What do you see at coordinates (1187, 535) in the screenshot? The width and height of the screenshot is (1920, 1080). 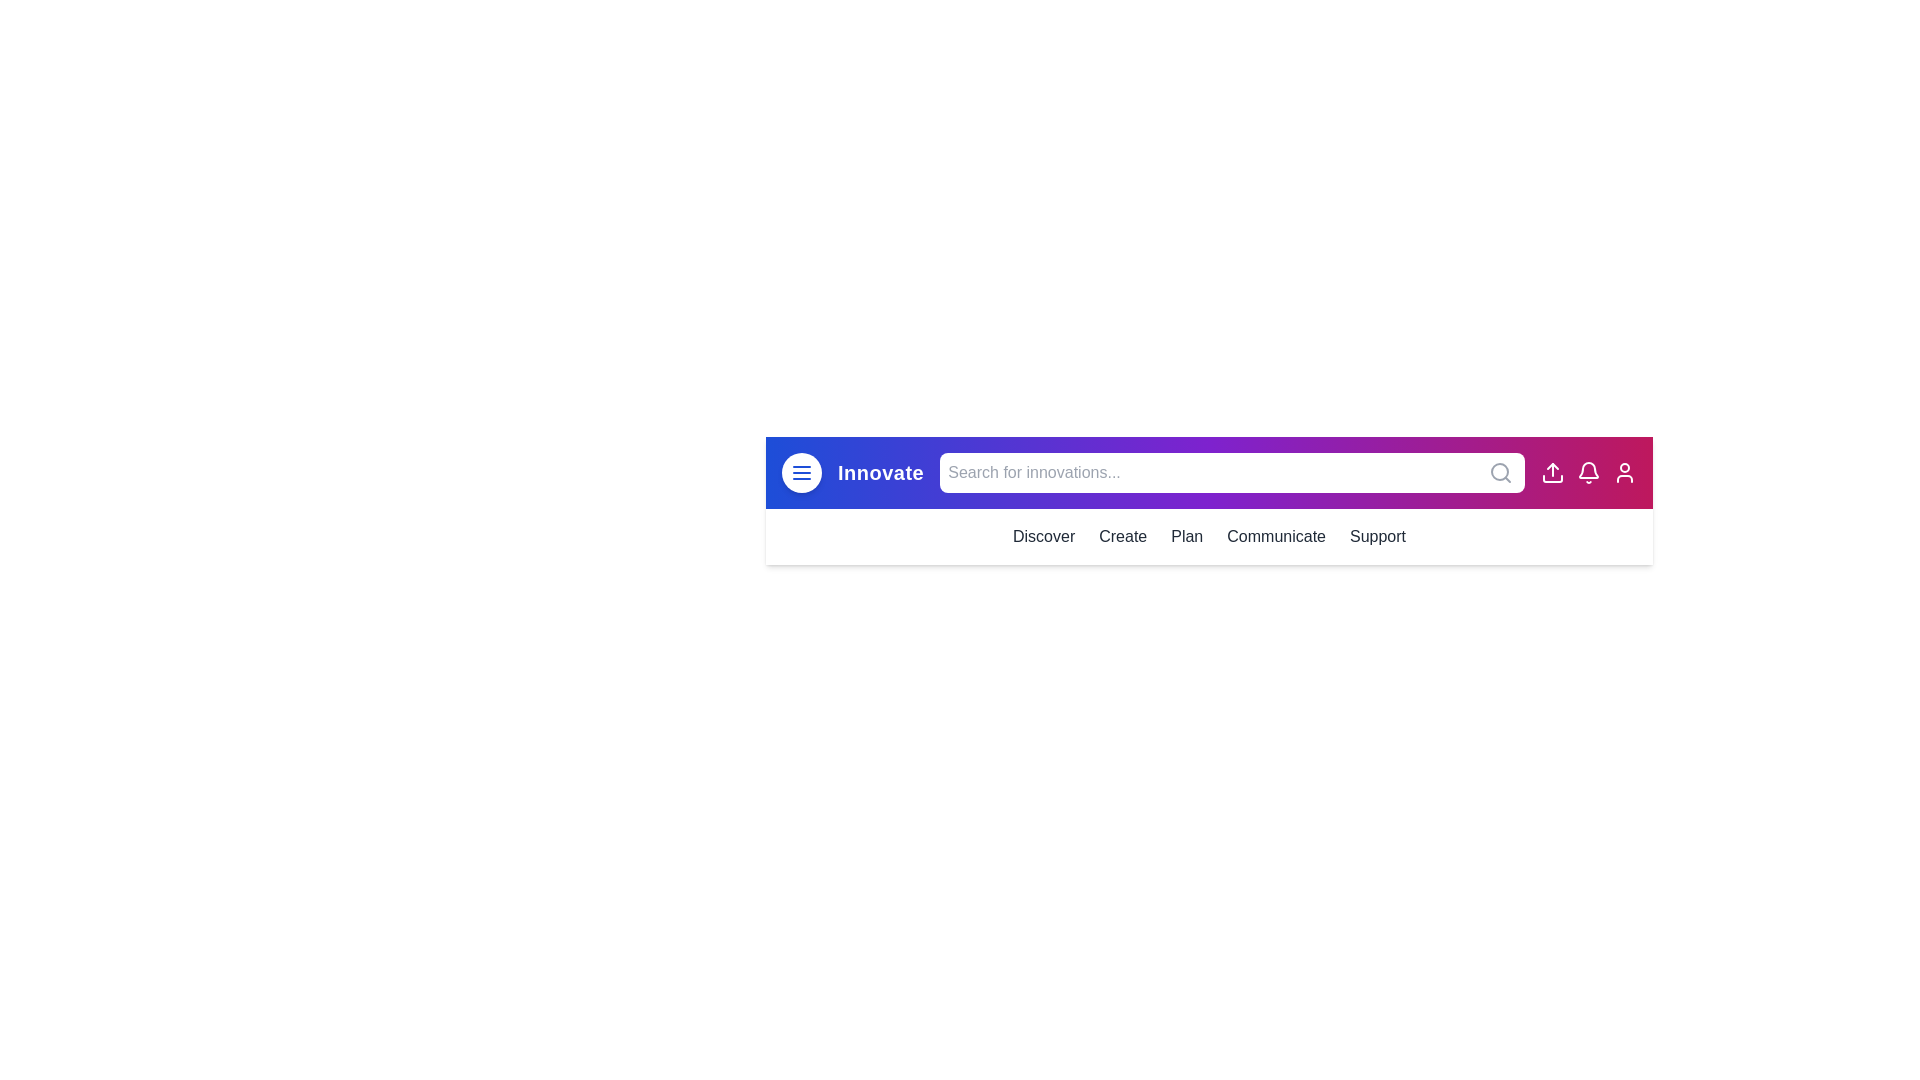 I see `the menu item Plan` at bounding box center [1187, 535].